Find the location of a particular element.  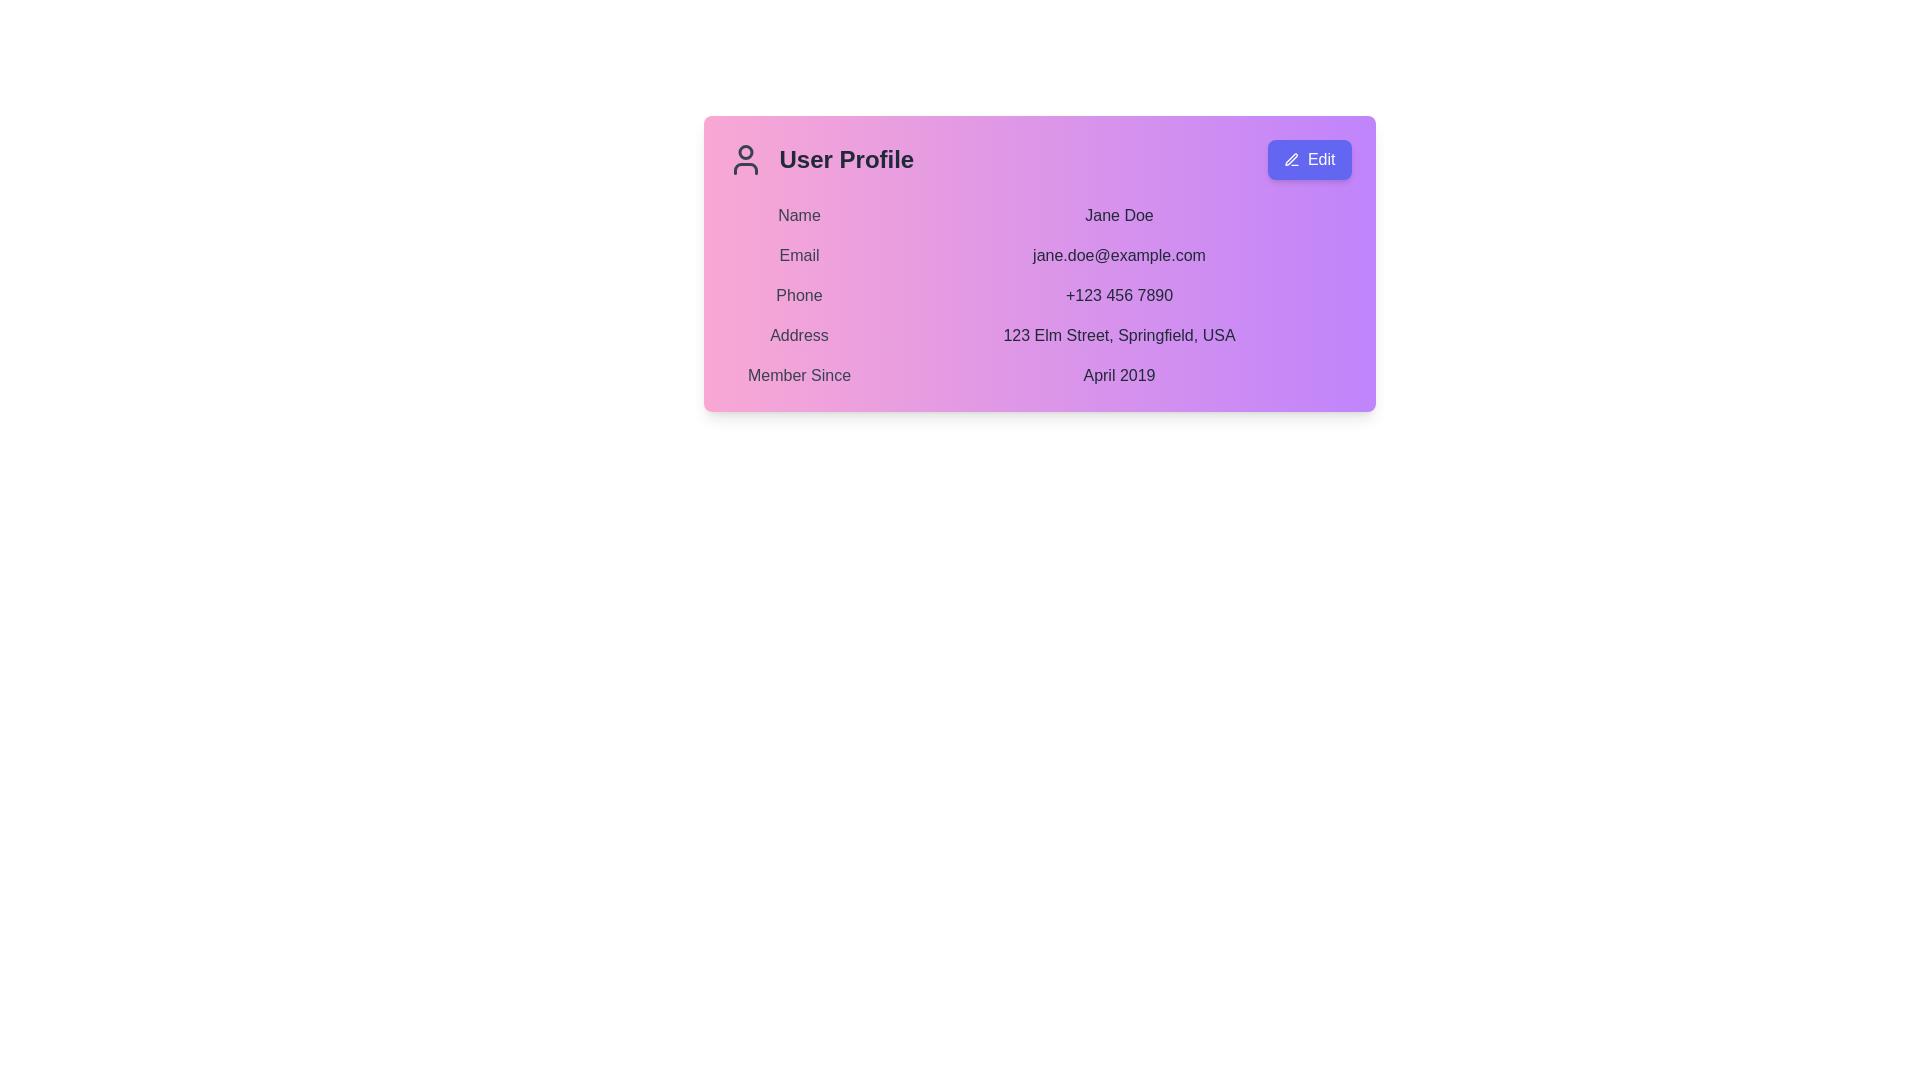

the circular SVG element that represents the user's head in the profile header section of the card, located to the left of the 'User Profile' title is located at coordinates (744, 151).